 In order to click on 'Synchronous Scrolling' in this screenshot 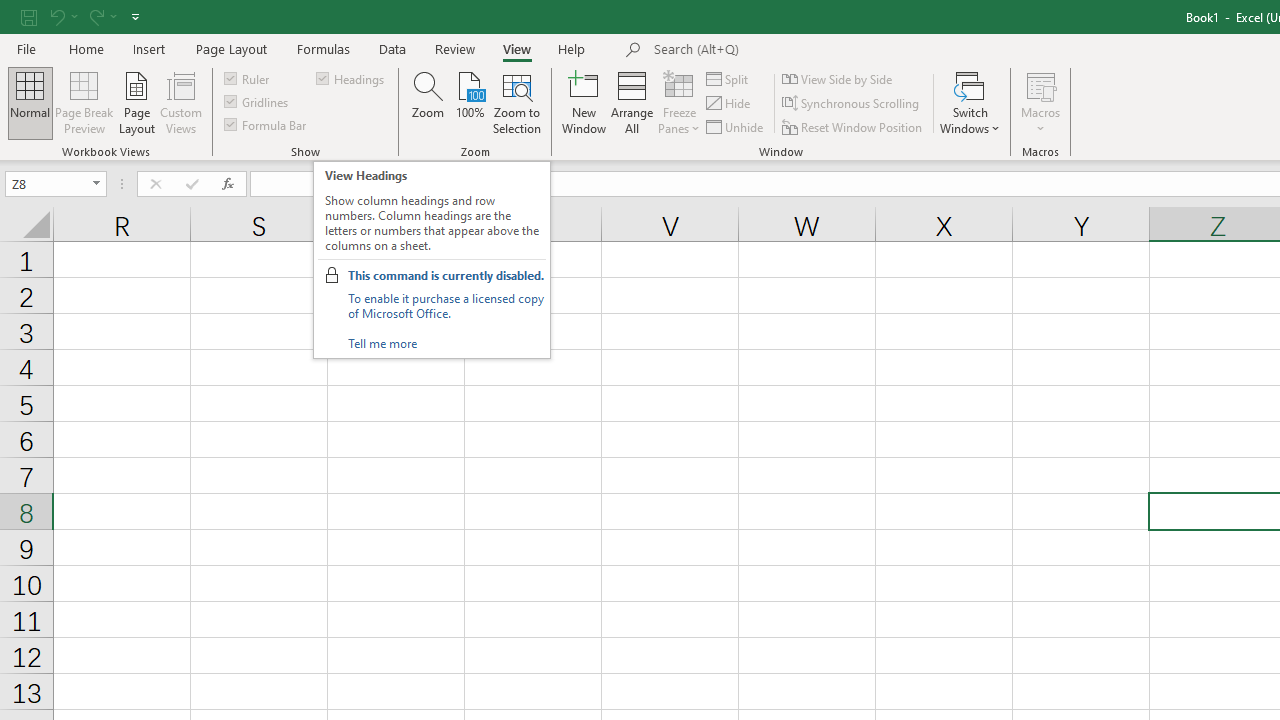, I will do `click(852, 103)`.